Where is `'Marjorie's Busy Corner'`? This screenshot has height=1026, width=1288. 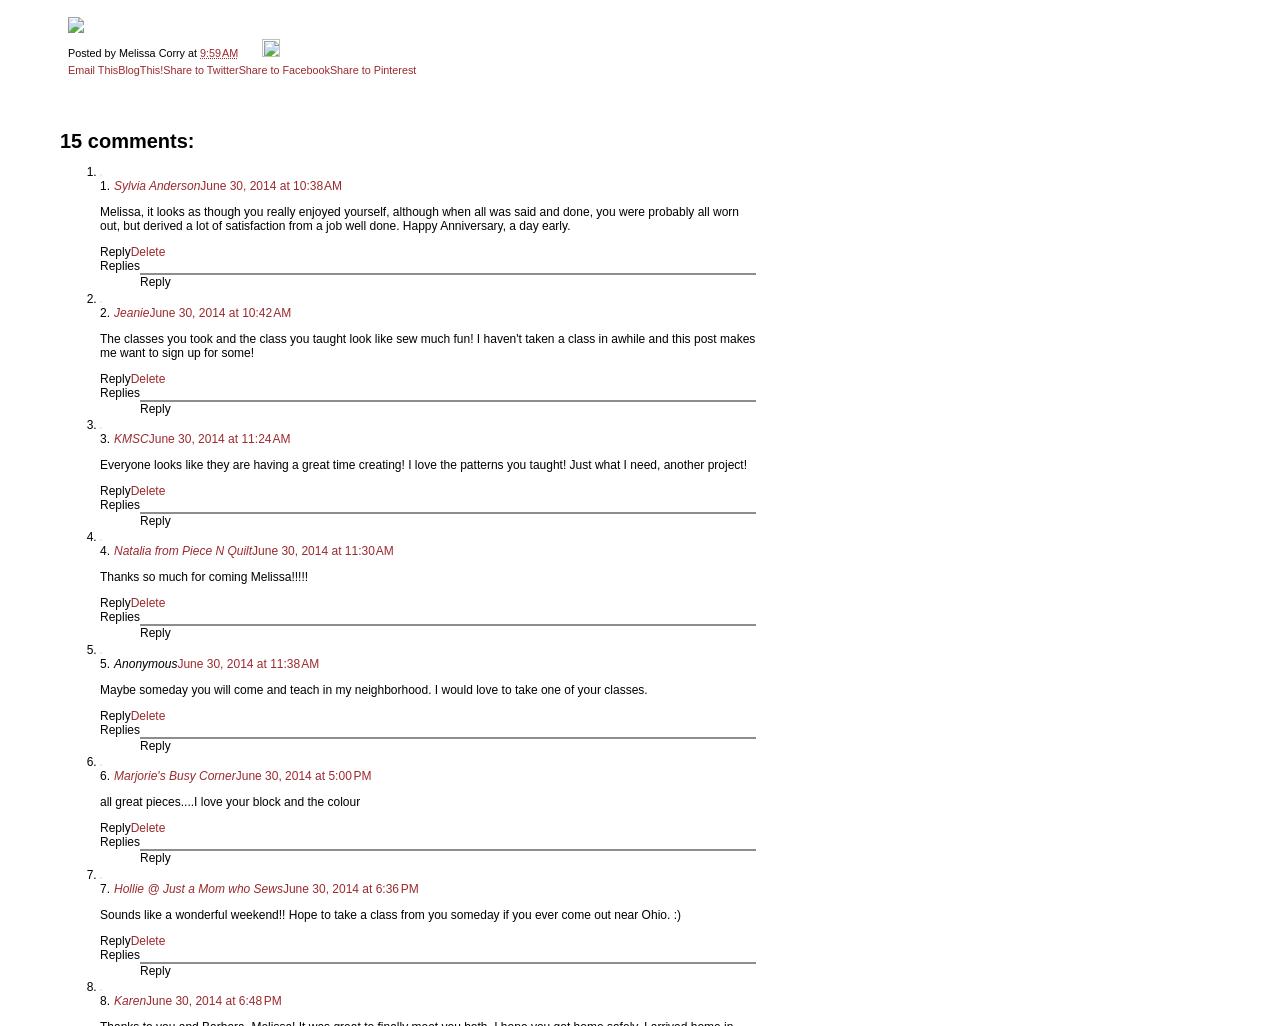
'Marjorie's Busy Corner' is located at coordinates (113, 774).